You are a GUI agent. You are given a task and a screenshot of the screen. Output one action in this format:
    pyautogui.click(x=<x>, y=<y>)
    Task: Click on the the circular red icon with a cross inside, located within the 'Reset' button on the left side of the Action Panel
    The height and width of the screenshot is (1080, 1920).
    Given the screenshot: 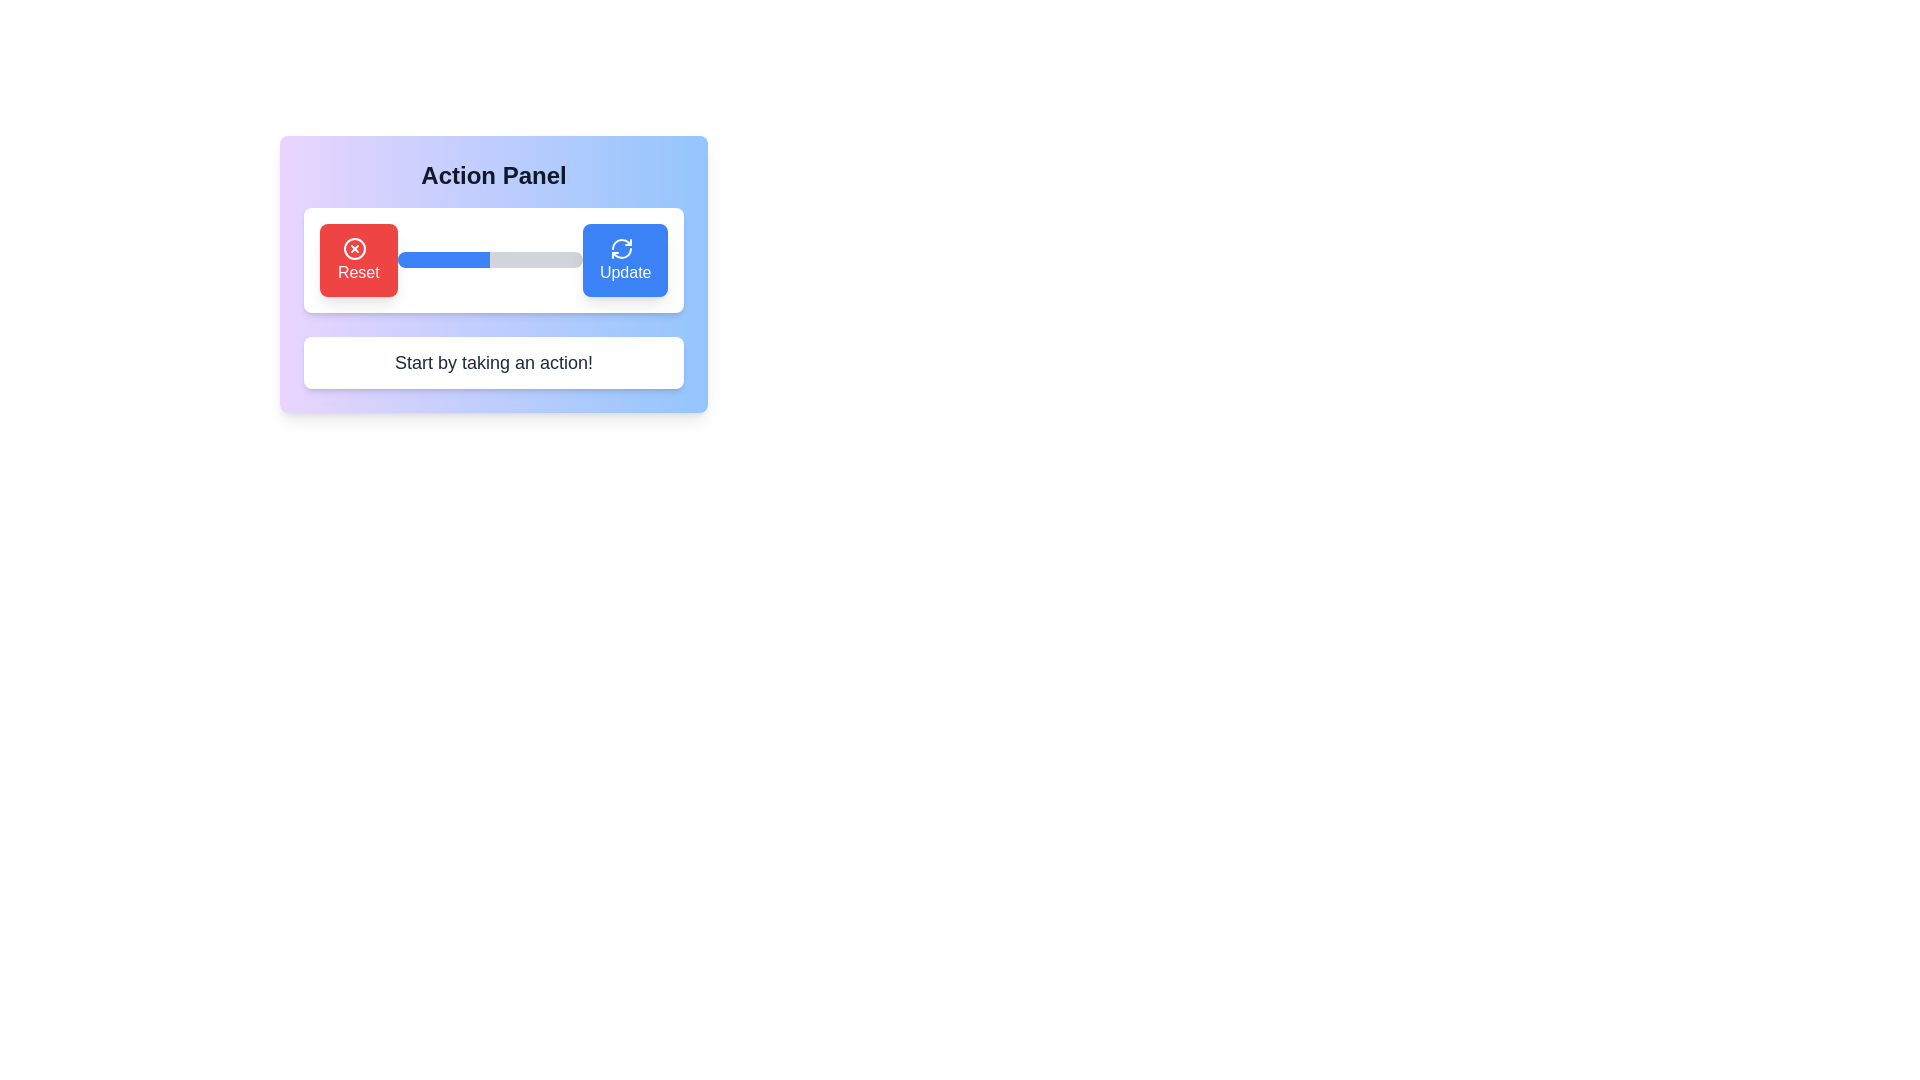 What is the action you would take?
    pyautogui.click(x=354, y=247)
    